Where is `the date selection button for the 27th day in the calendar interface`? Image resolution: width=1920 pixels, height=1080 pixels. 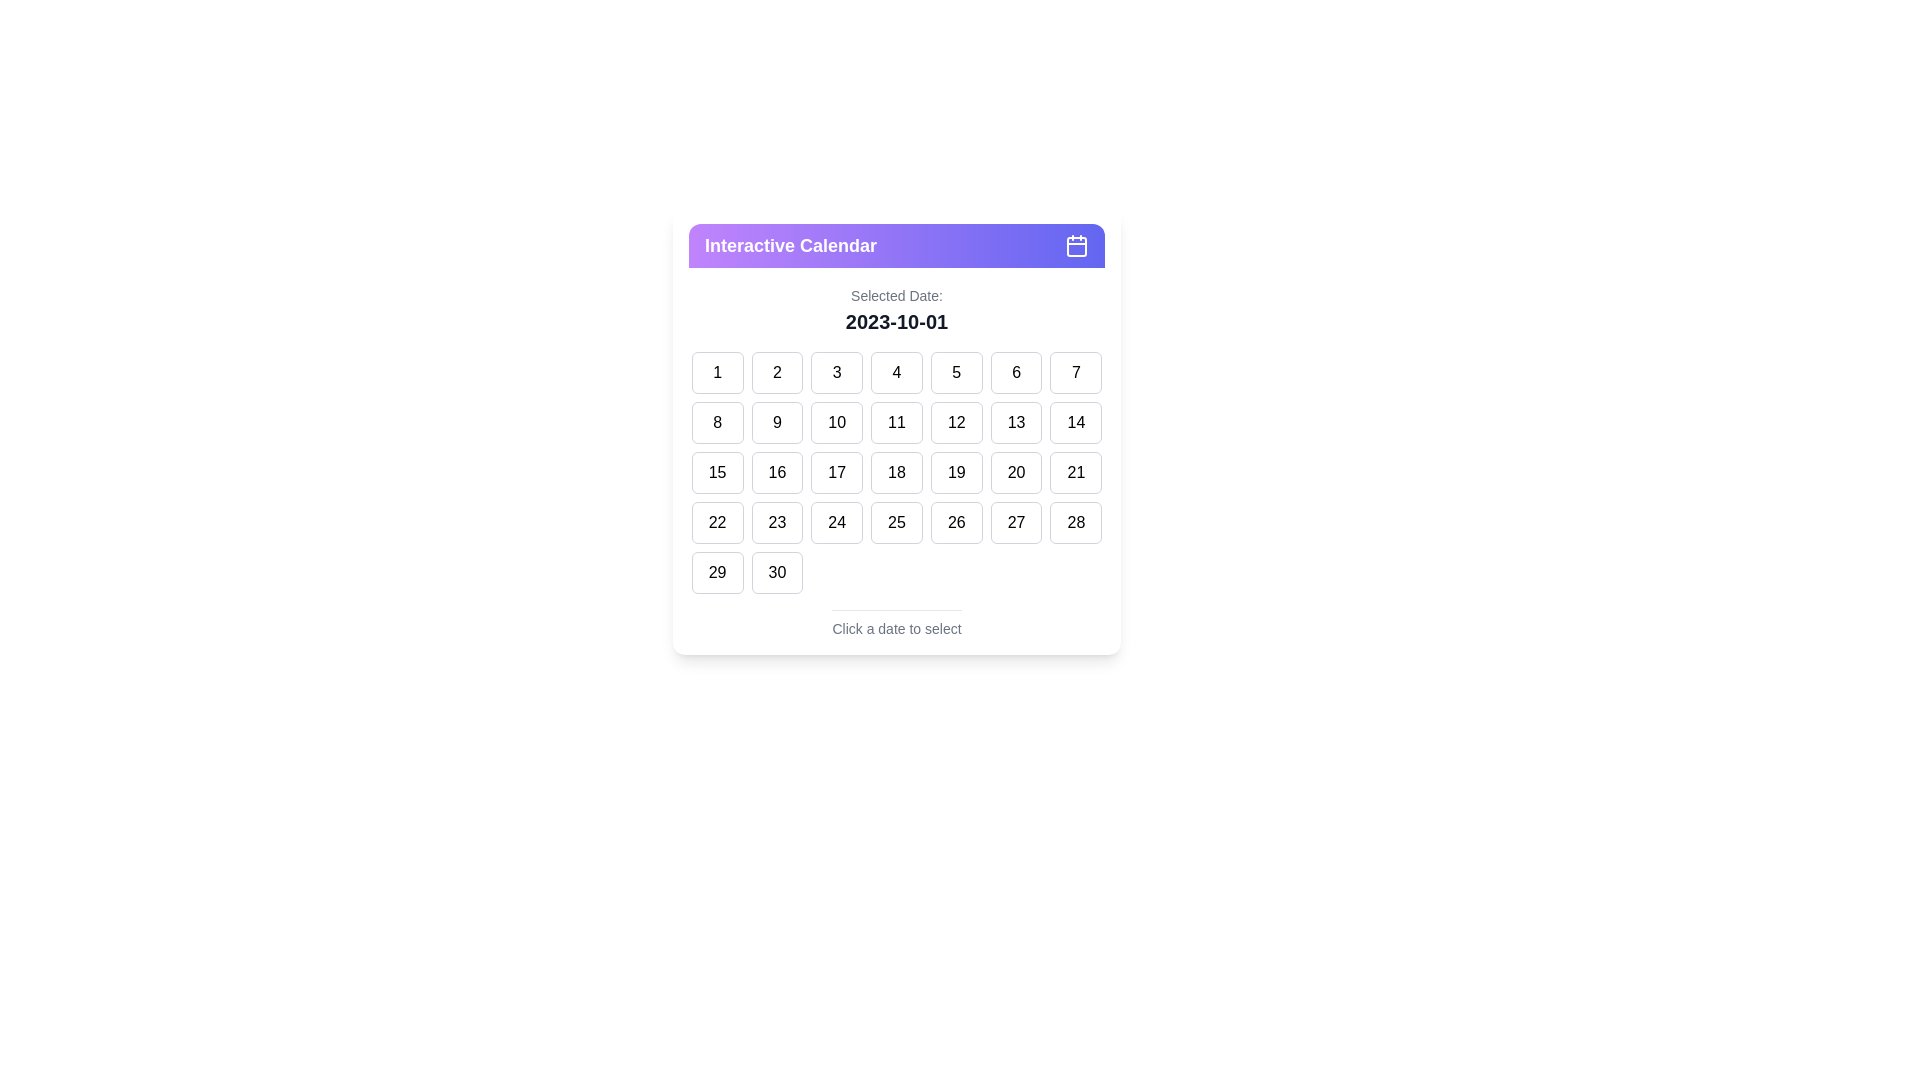
the date selection button for the 27th day in the calendar interface is located at coordinates (1016, 522).